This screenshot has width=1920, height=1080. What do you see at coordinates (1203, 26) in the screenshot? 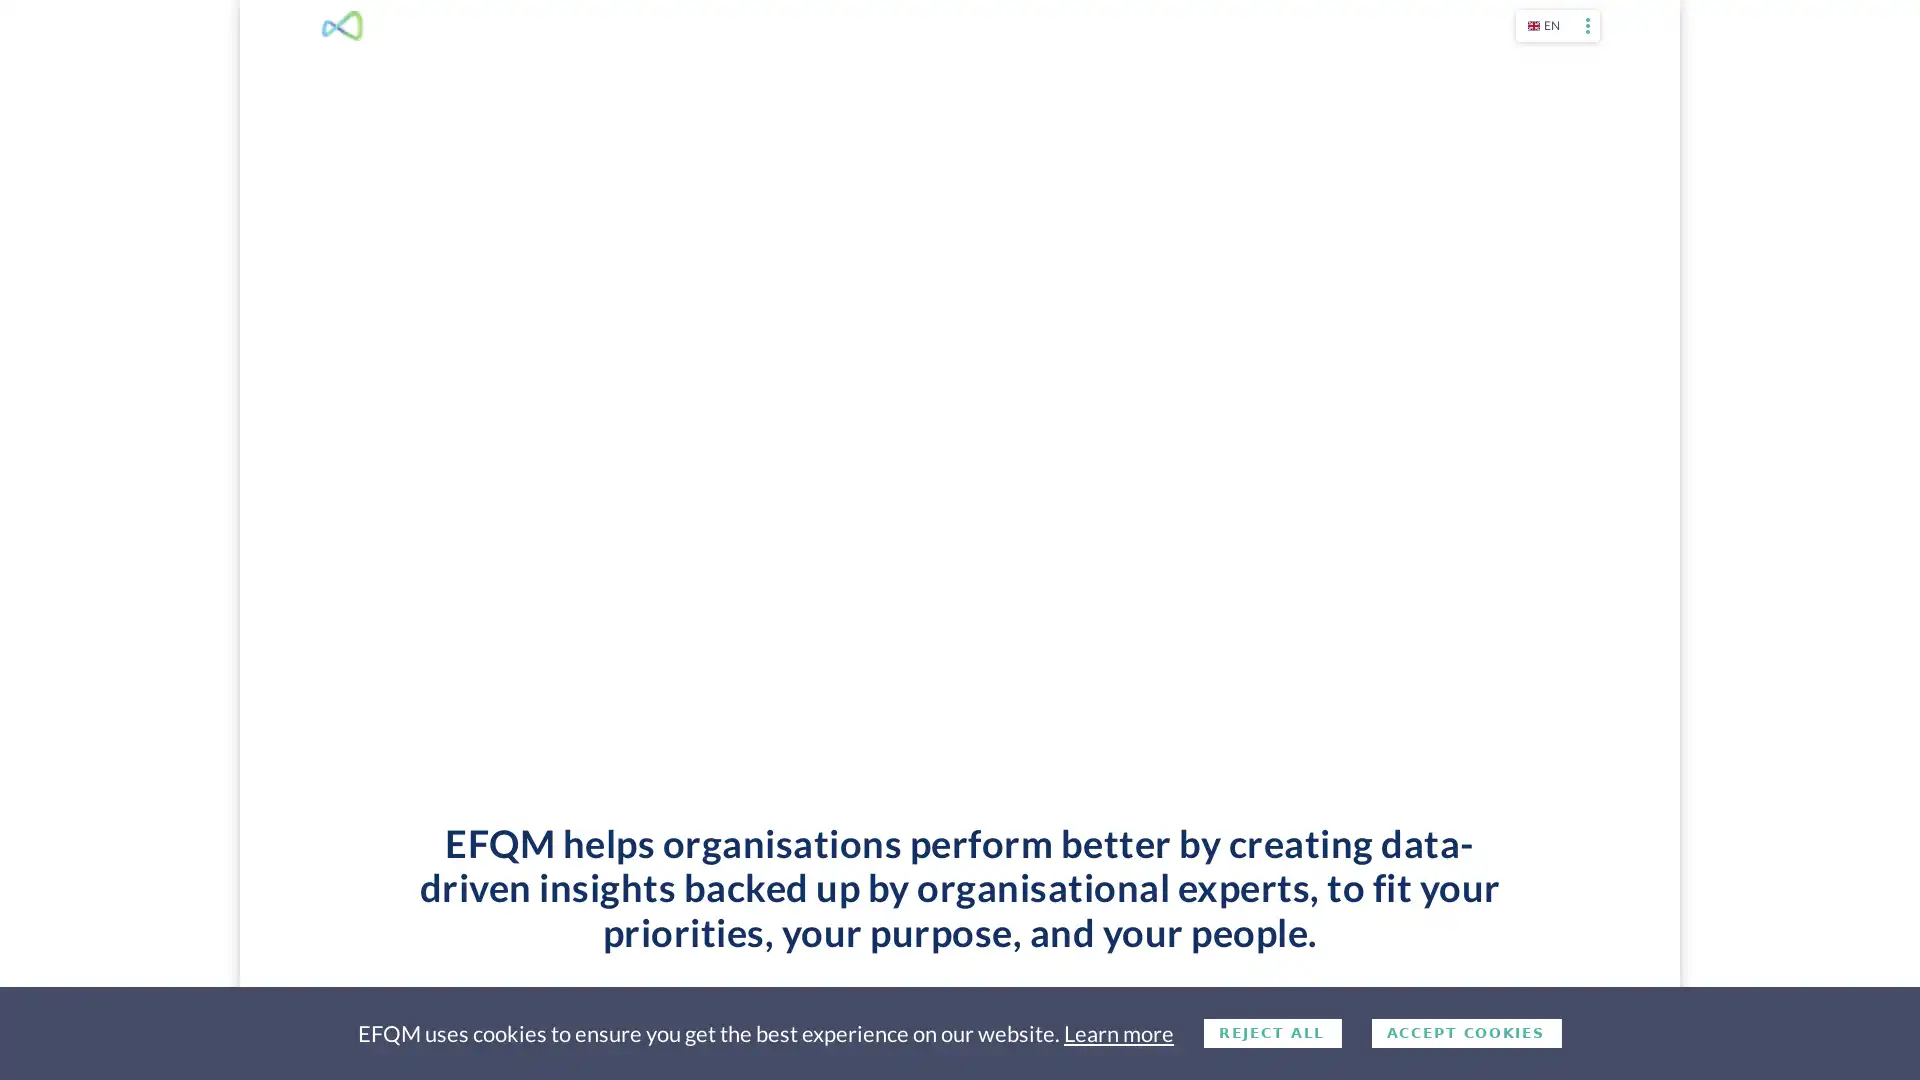
I see `NEWS` at bounding box center [1203, 26].